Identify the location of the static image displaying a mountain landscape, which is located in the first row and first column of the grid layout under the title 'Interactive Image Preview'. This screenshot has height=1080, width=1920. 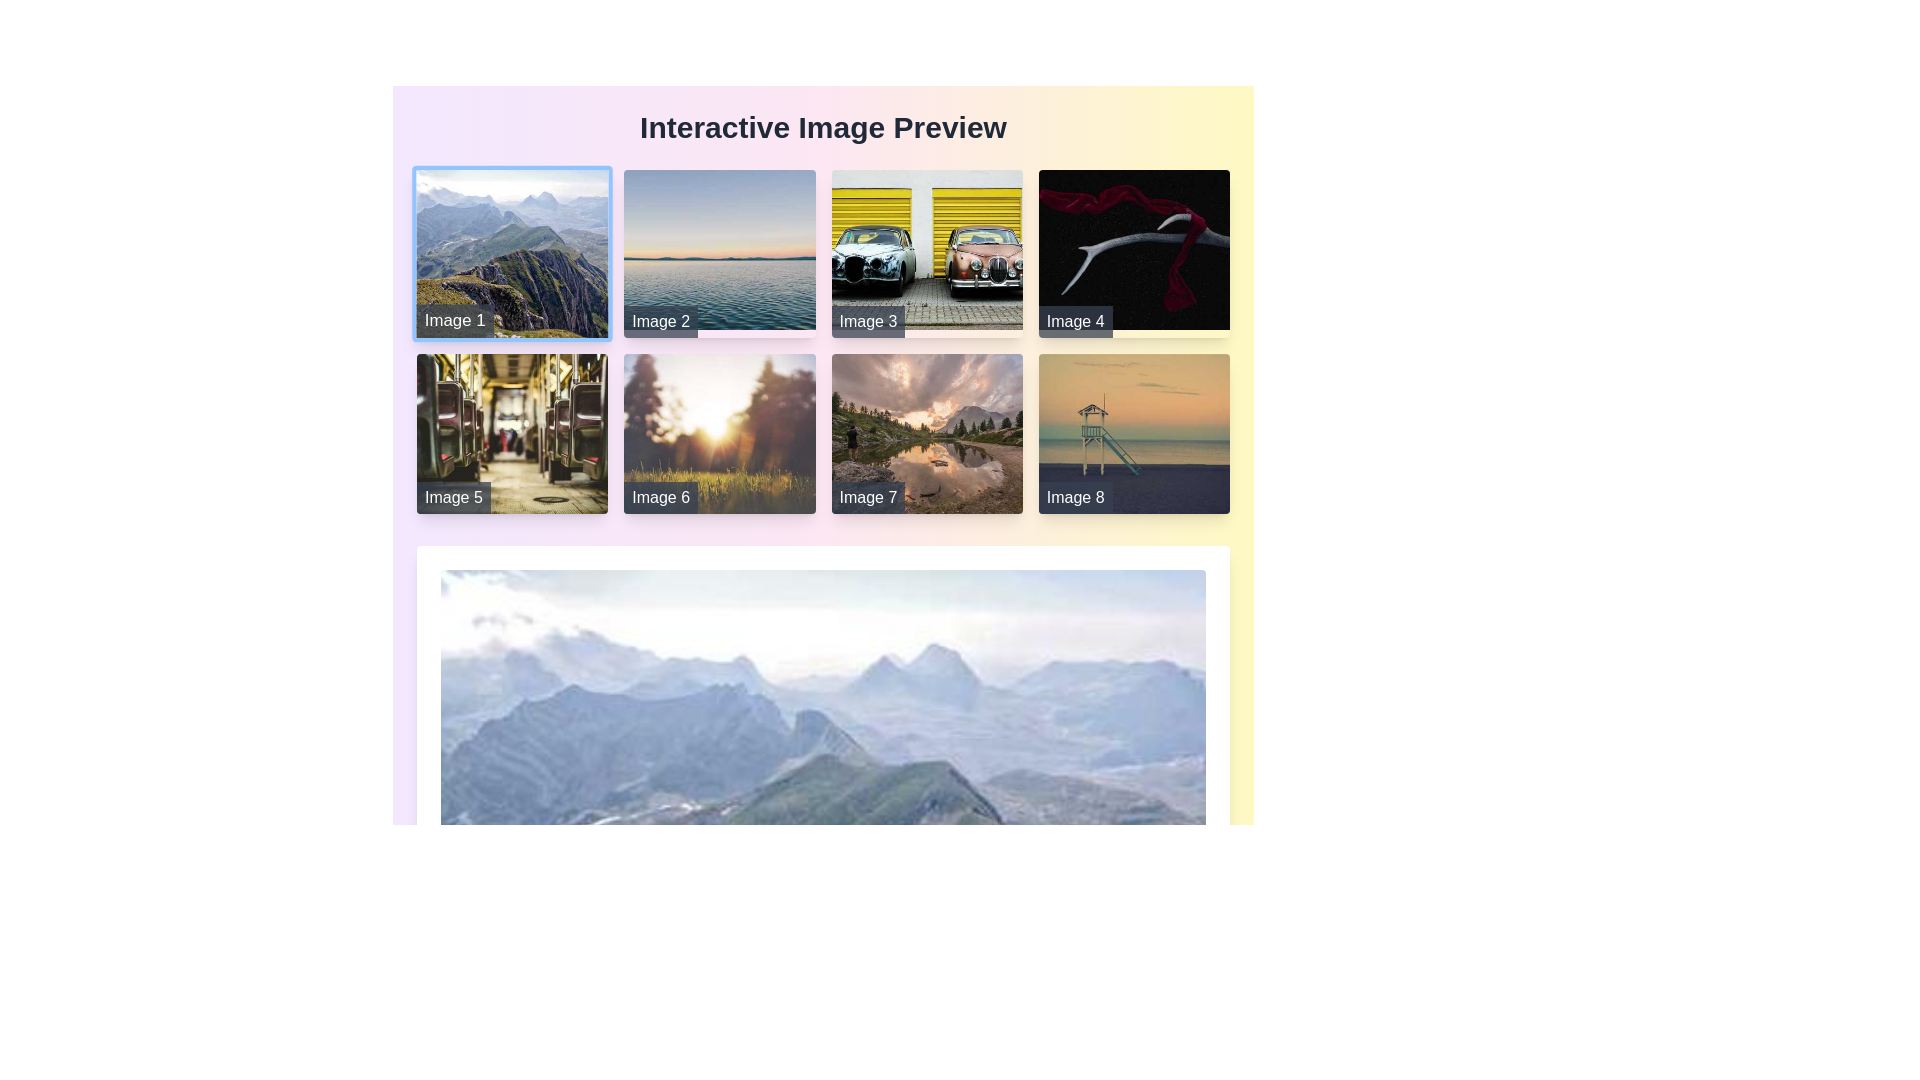
(512, 253).